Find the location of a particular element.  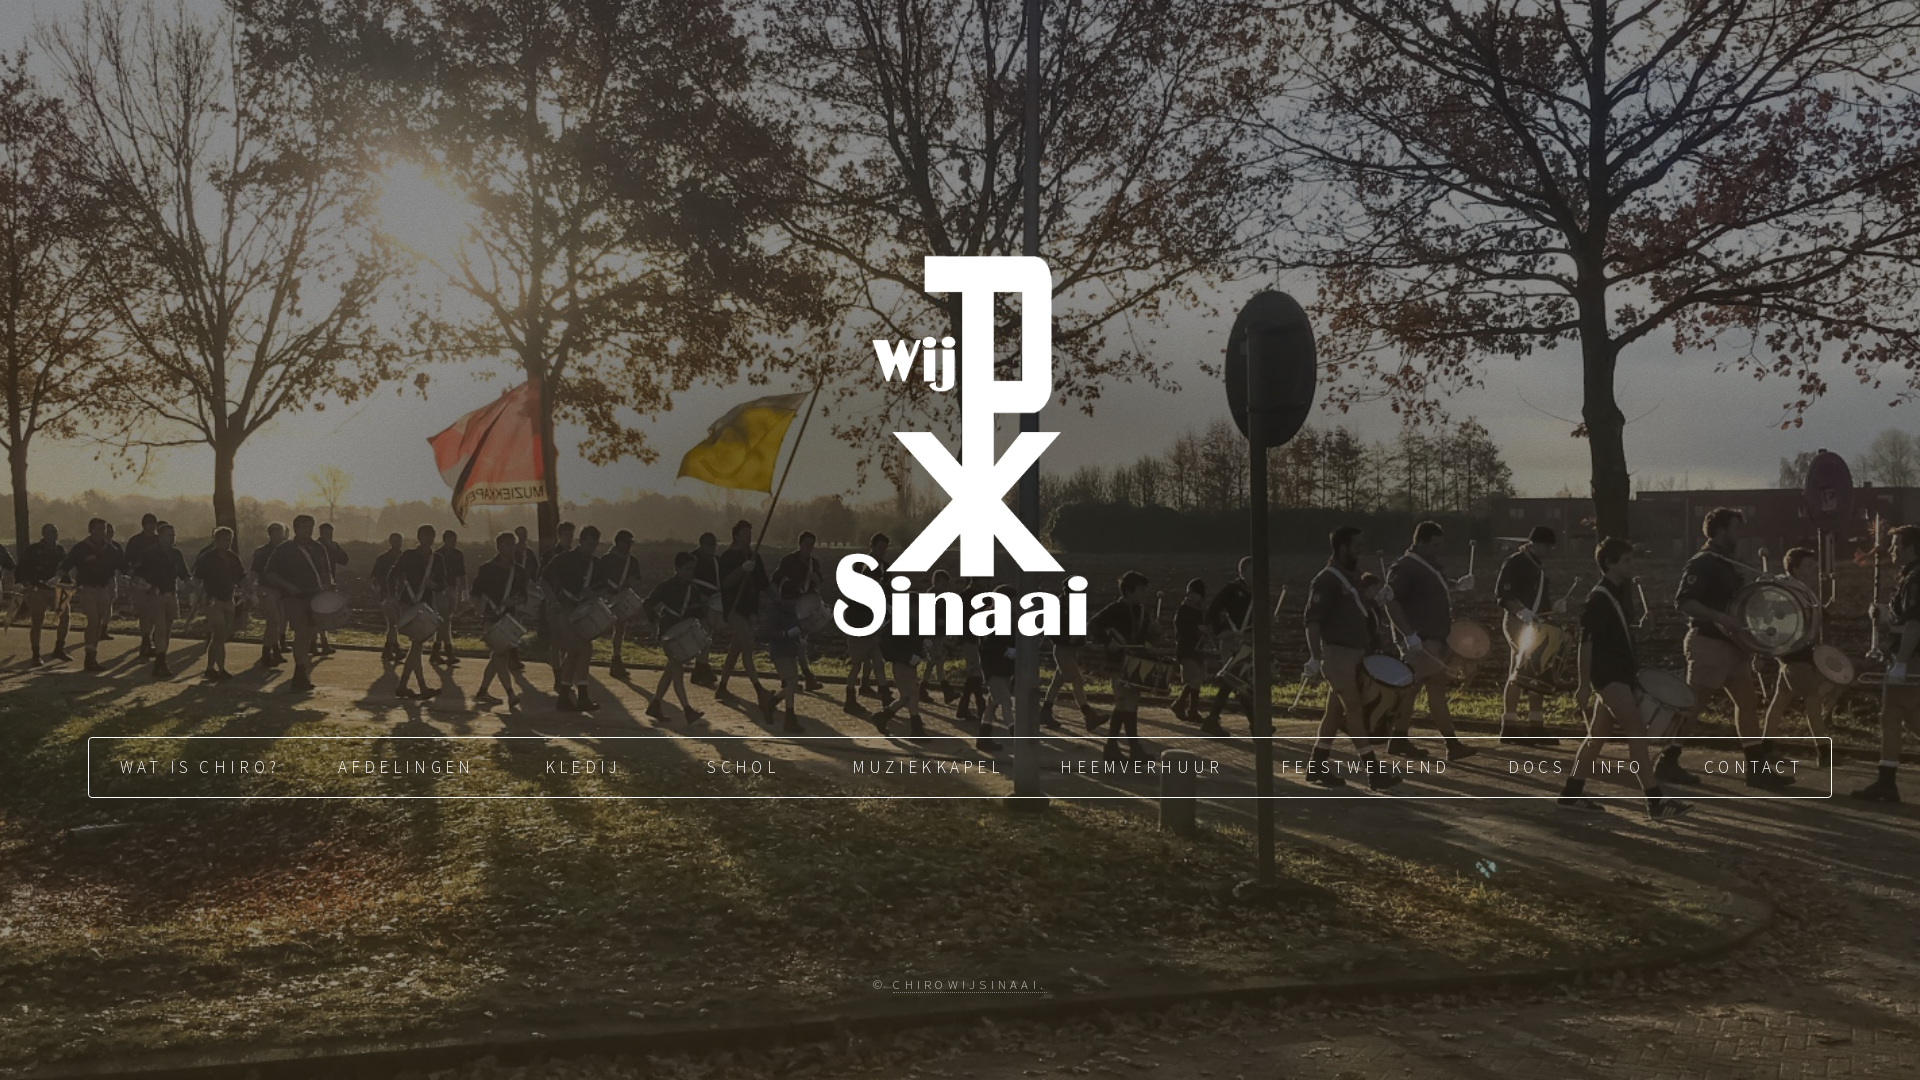

'MUZIEKKAPEL' is located at coordinates (924, 766).